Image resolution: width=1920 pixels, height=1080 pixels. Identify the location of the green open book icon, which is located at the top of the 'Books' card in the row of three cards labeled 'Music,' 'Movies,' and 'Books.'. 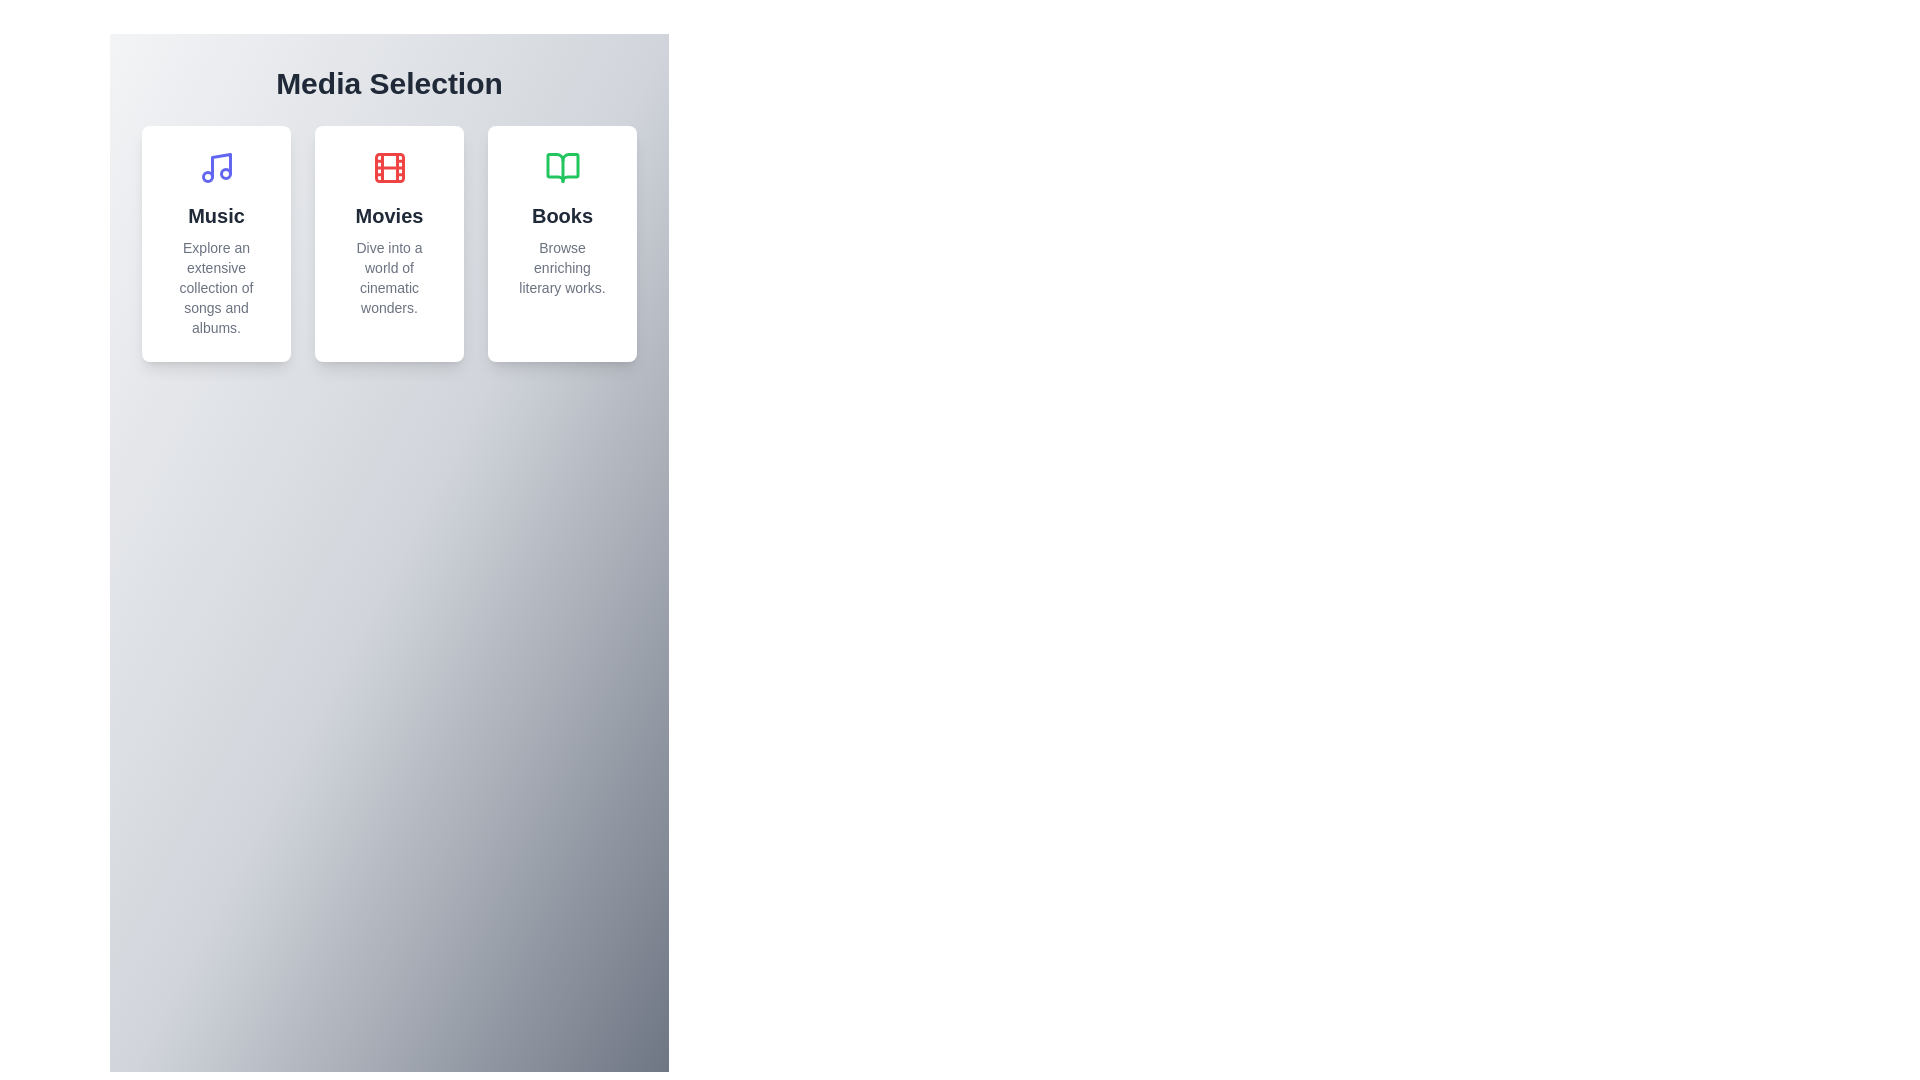
(561, 167).